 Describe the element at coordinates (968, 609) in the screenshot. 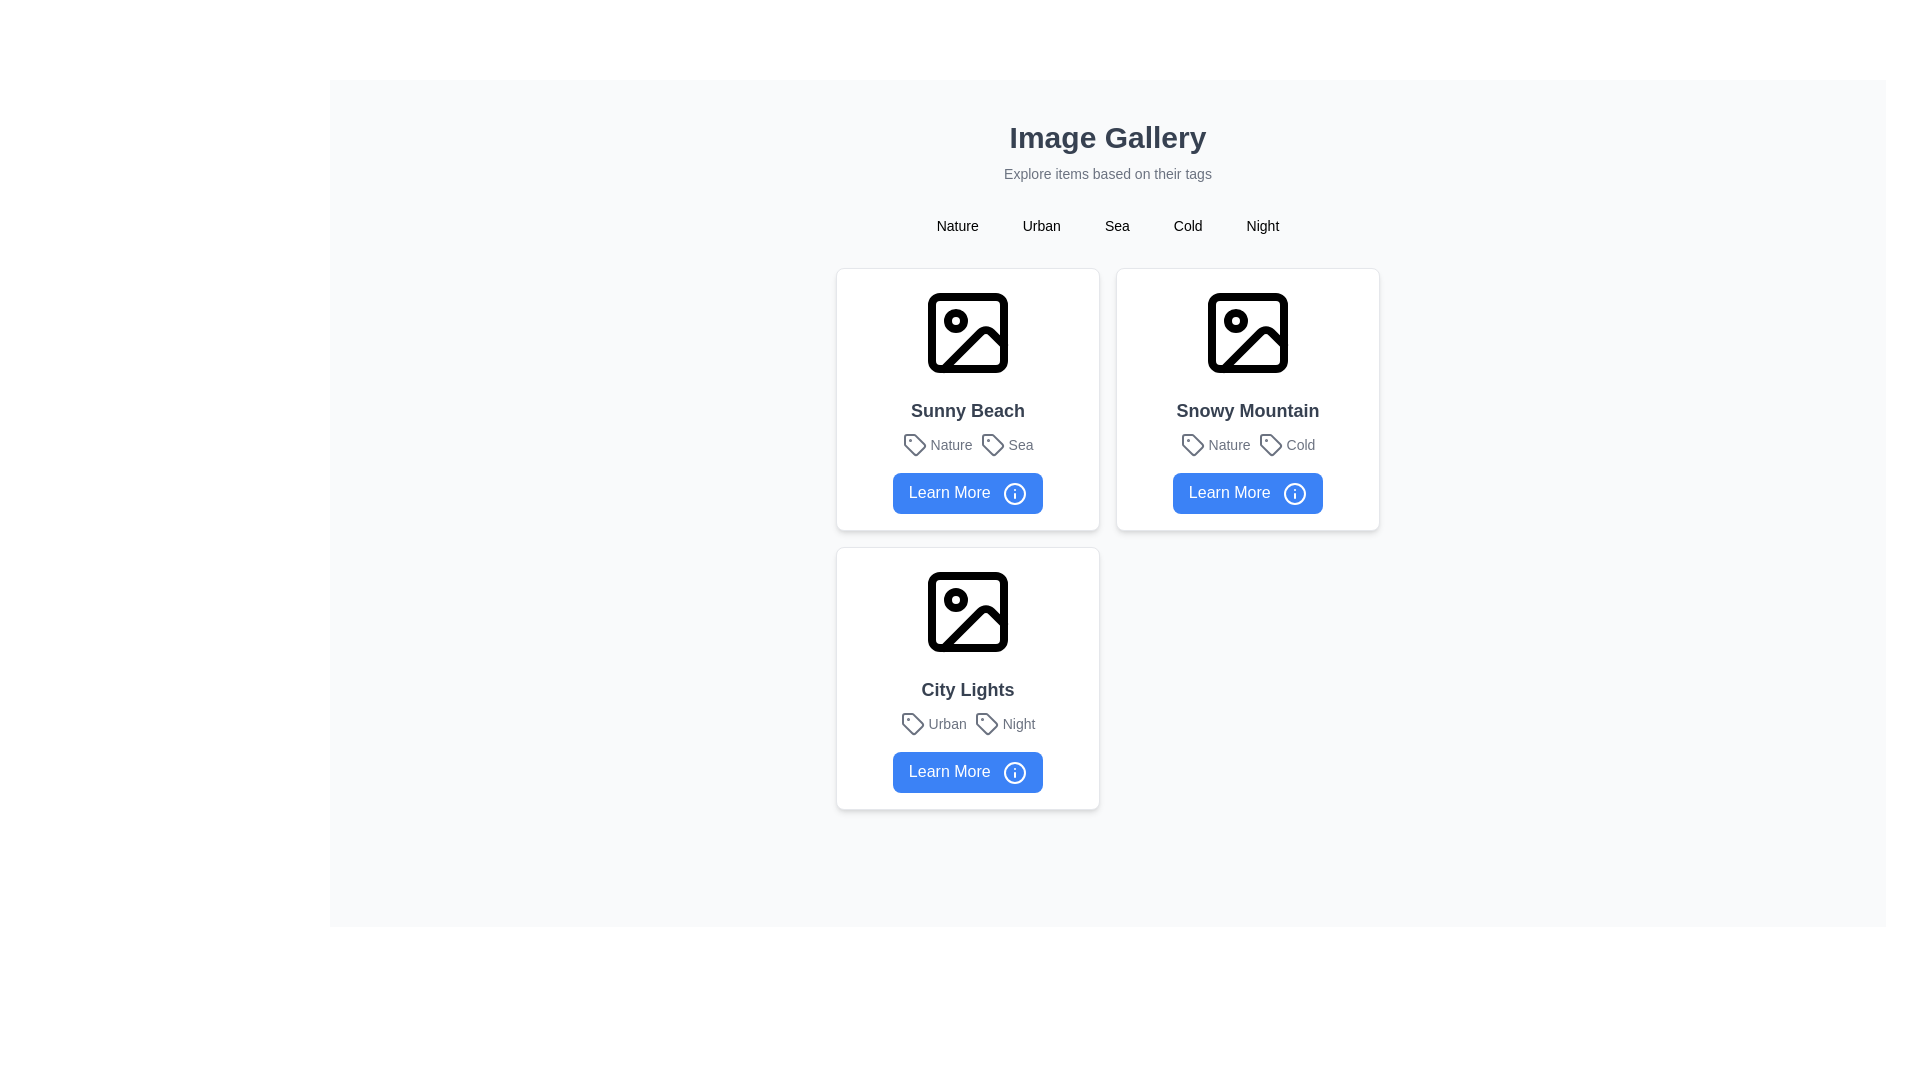

I see `the Decorative SVG element forming the main rectangular area of the image icon within the 'City Lights' card` at that location.